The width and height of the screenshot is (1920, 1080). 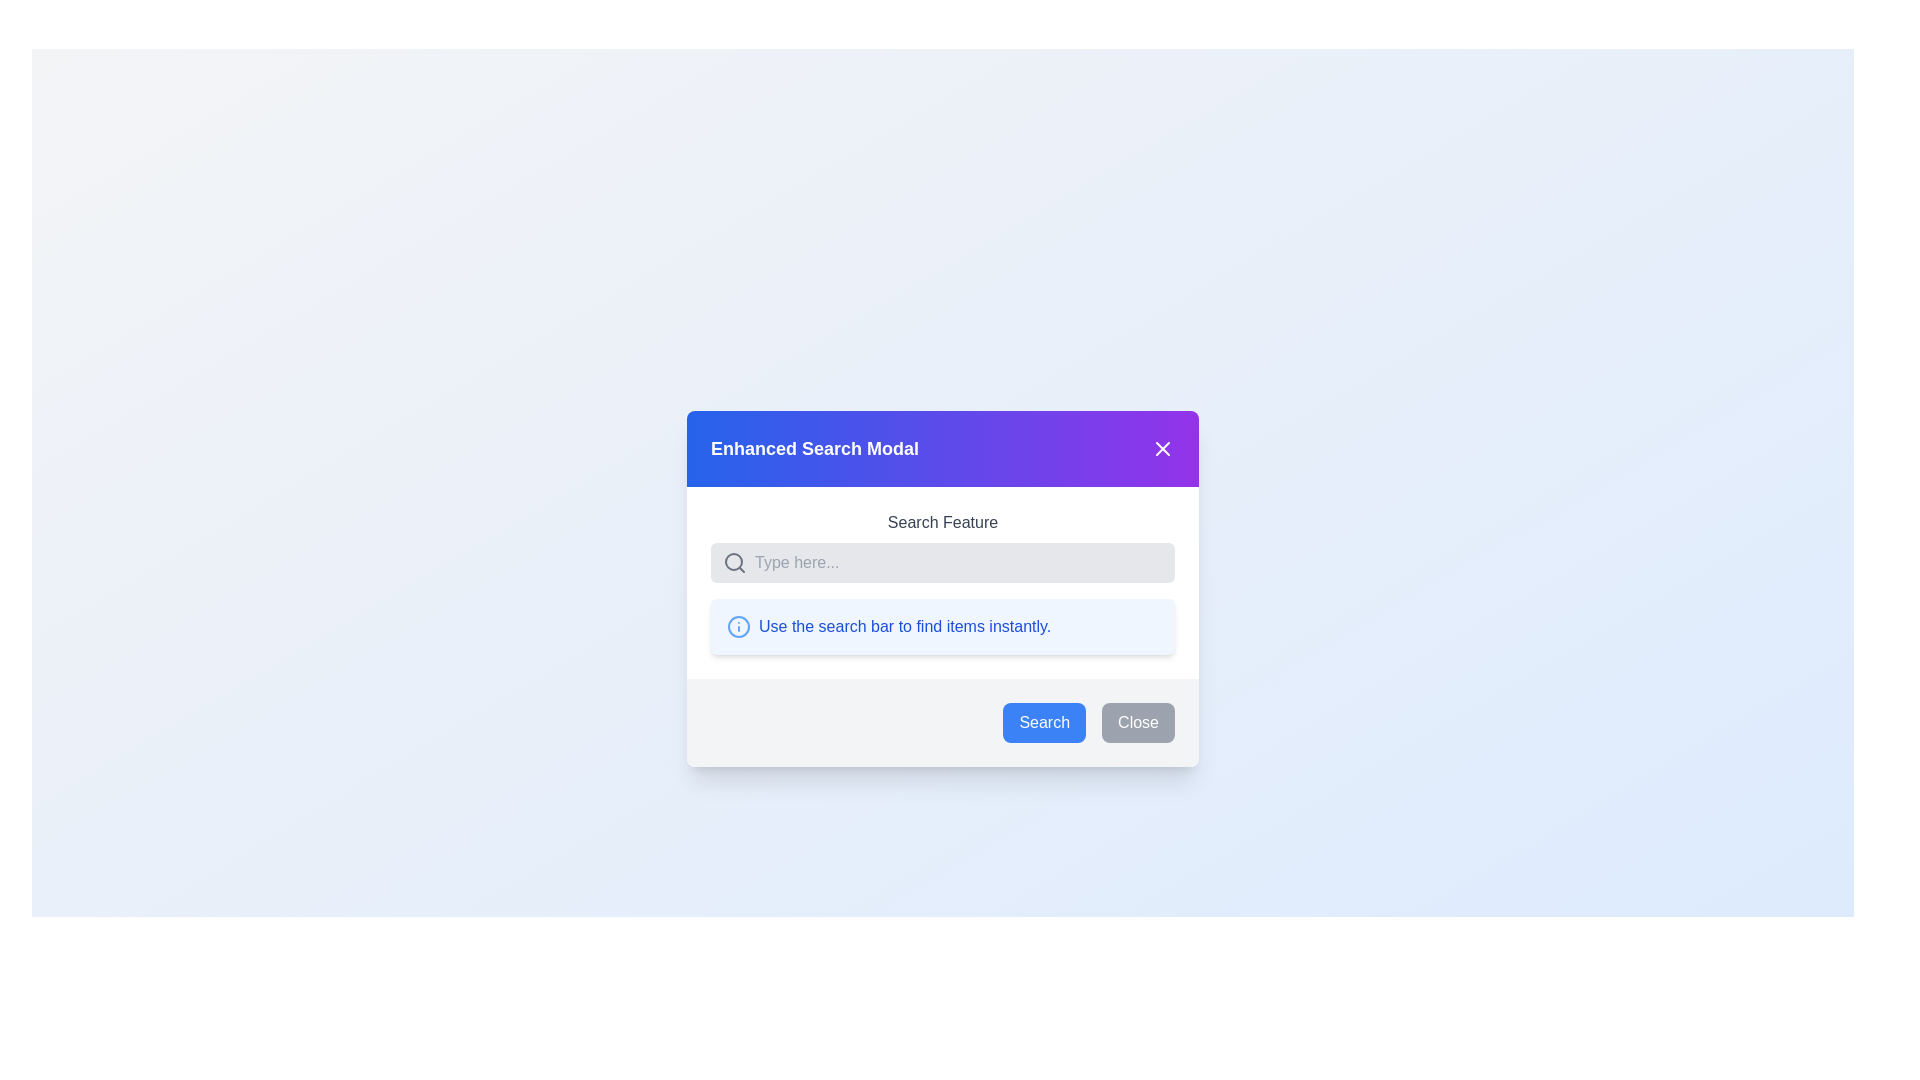 What do you see at coordinates (1138, 722) in the screenshot?
I see `the close button located at the bottom-right corner of the modal, positioned to the right of the blue 'Search' button, to trigger the visual hover effect` at bounding box center [1138, 722].